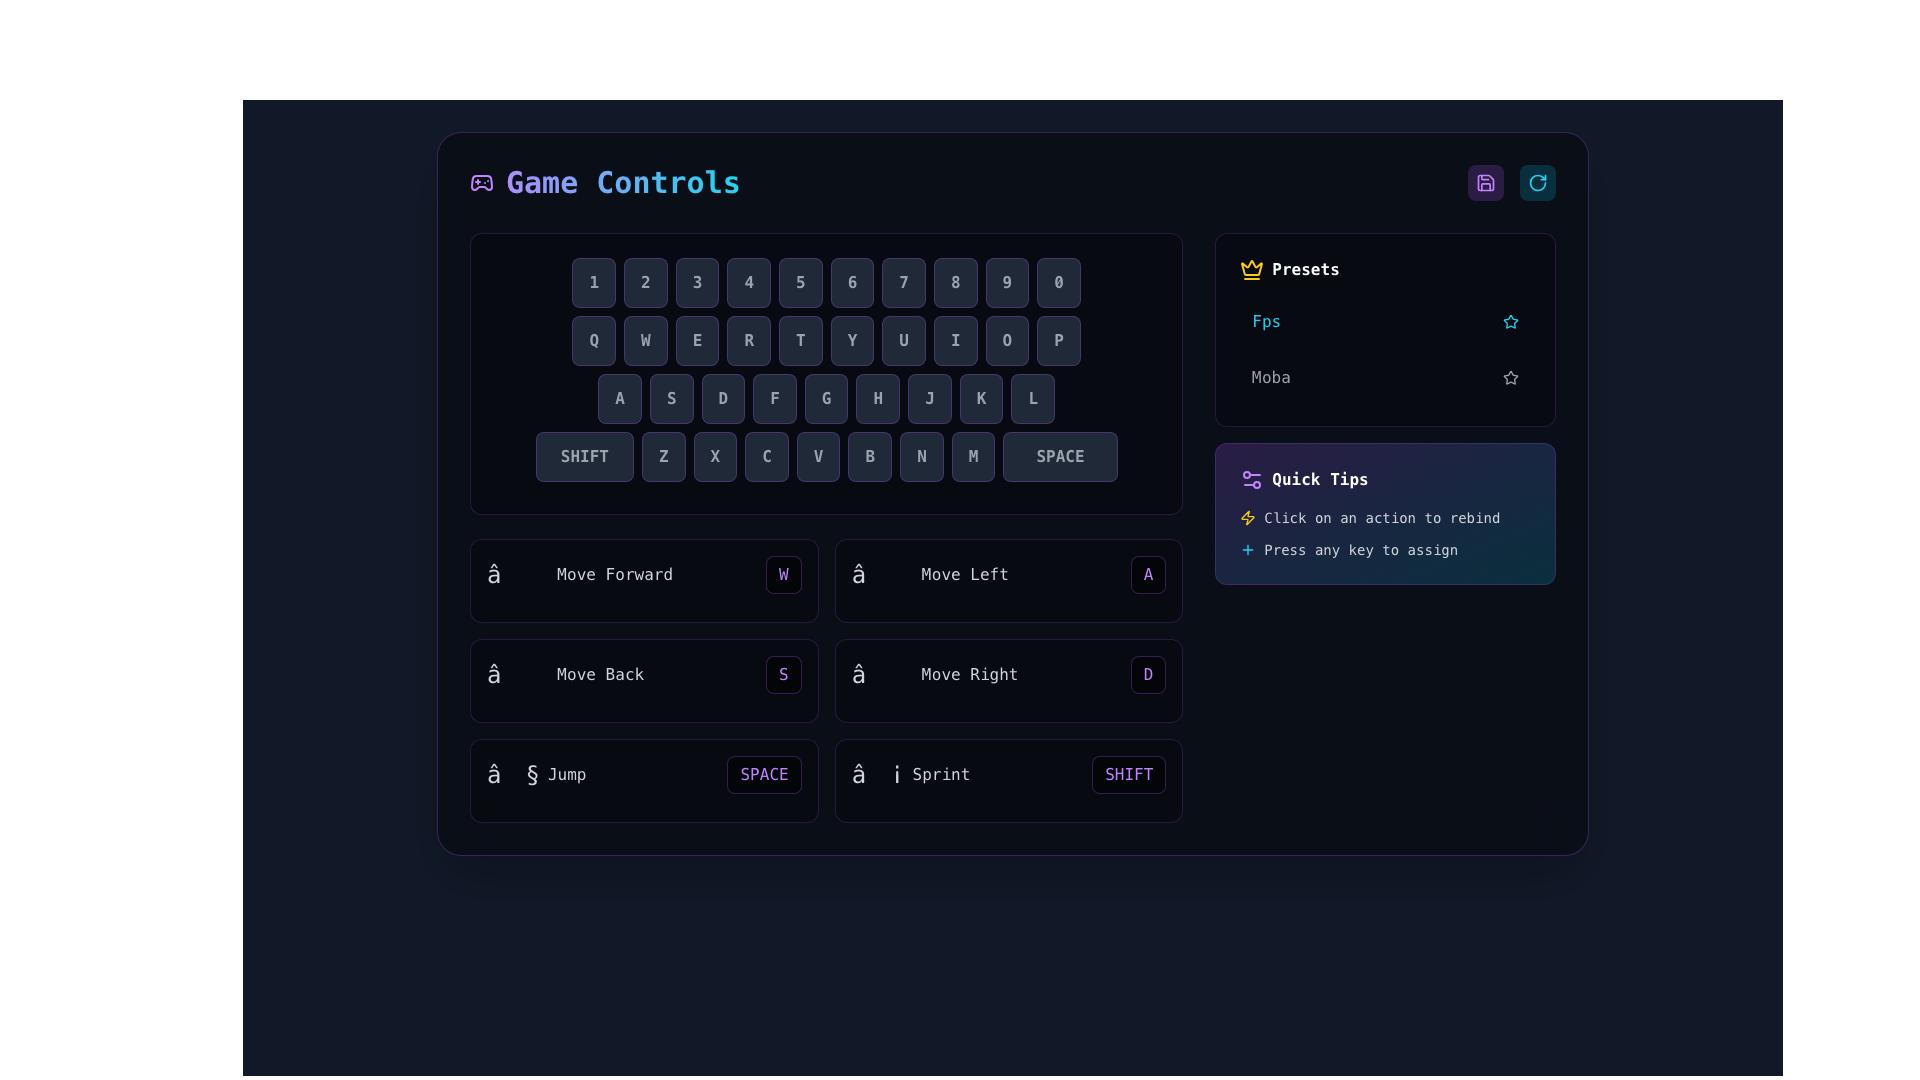  Describe the element at coordinates (644, 574) in the screenshot. I see `label of the 'Move Forward' button located in the central part of the interface, above the 'Move Back' option` at that location.